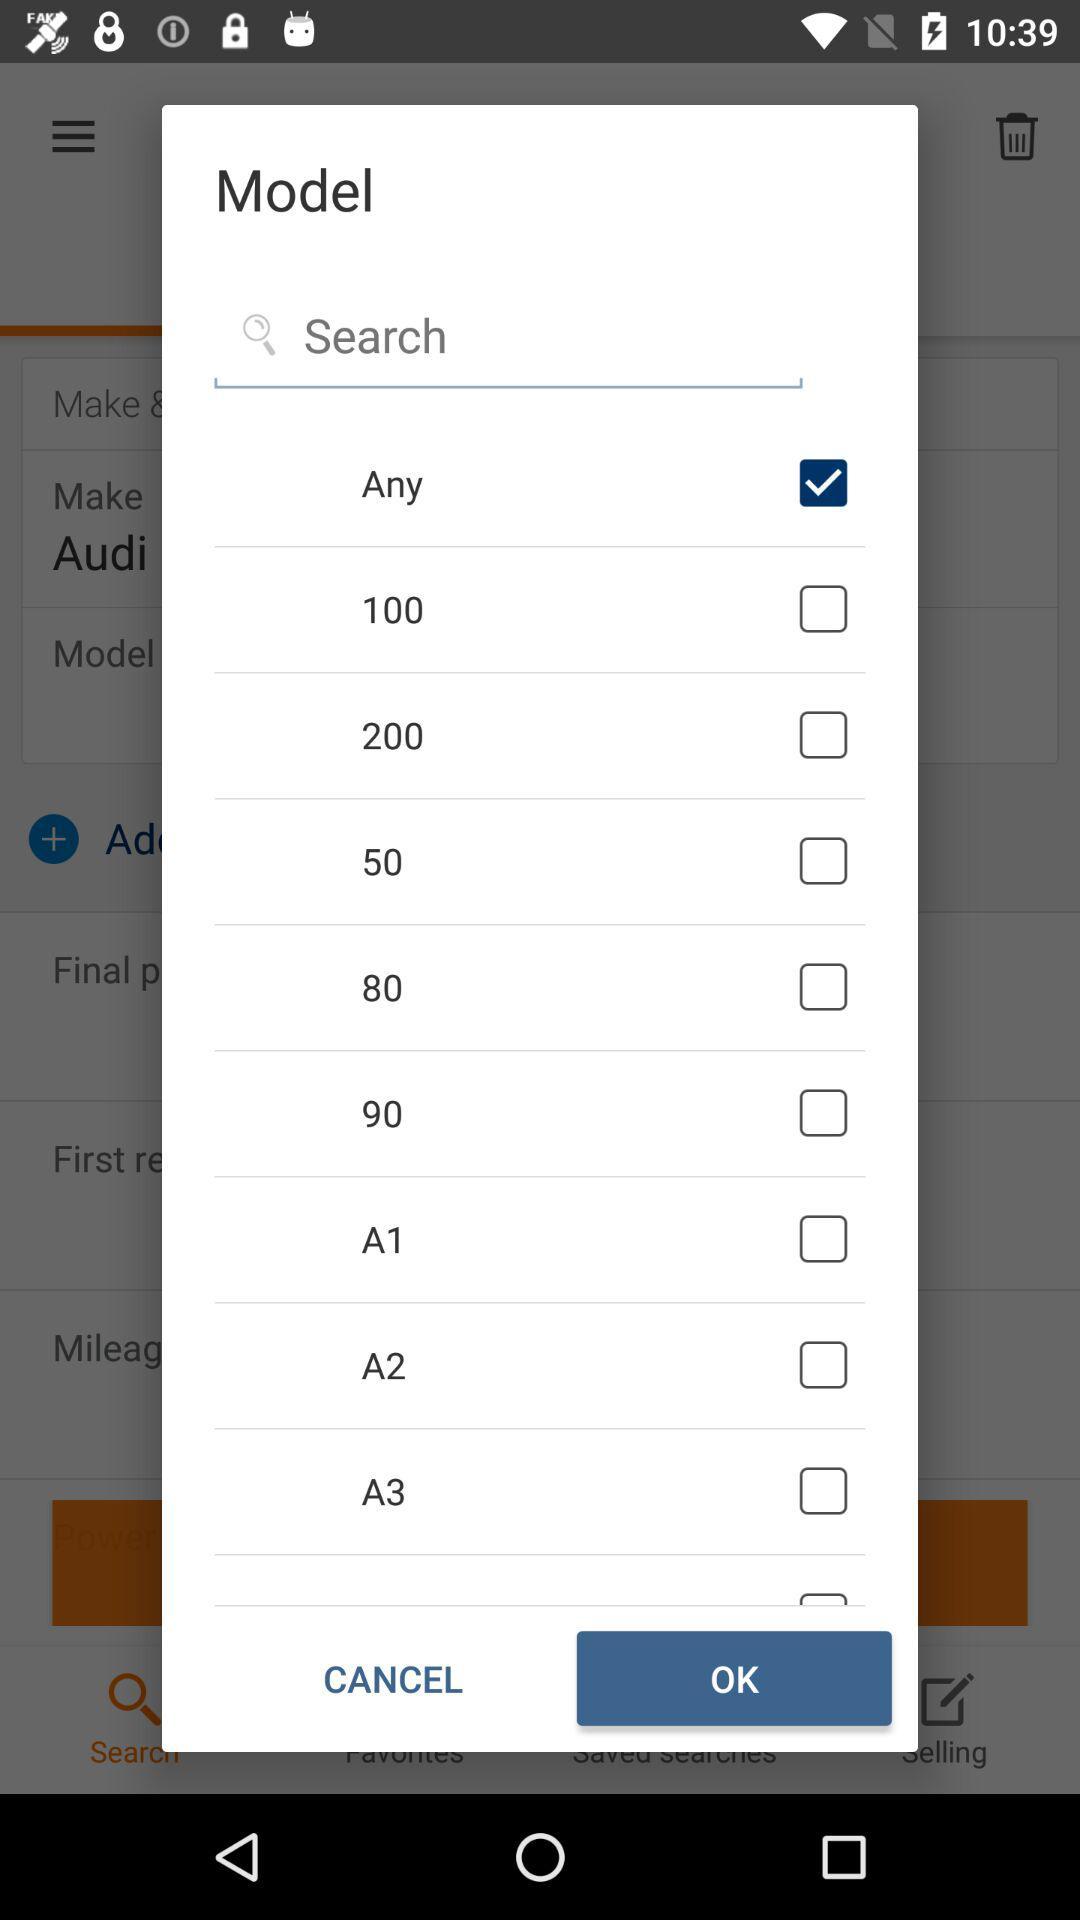 This screenshot has width=1080, height=1920. I want to click on the 200 icon, so click(576, 733).